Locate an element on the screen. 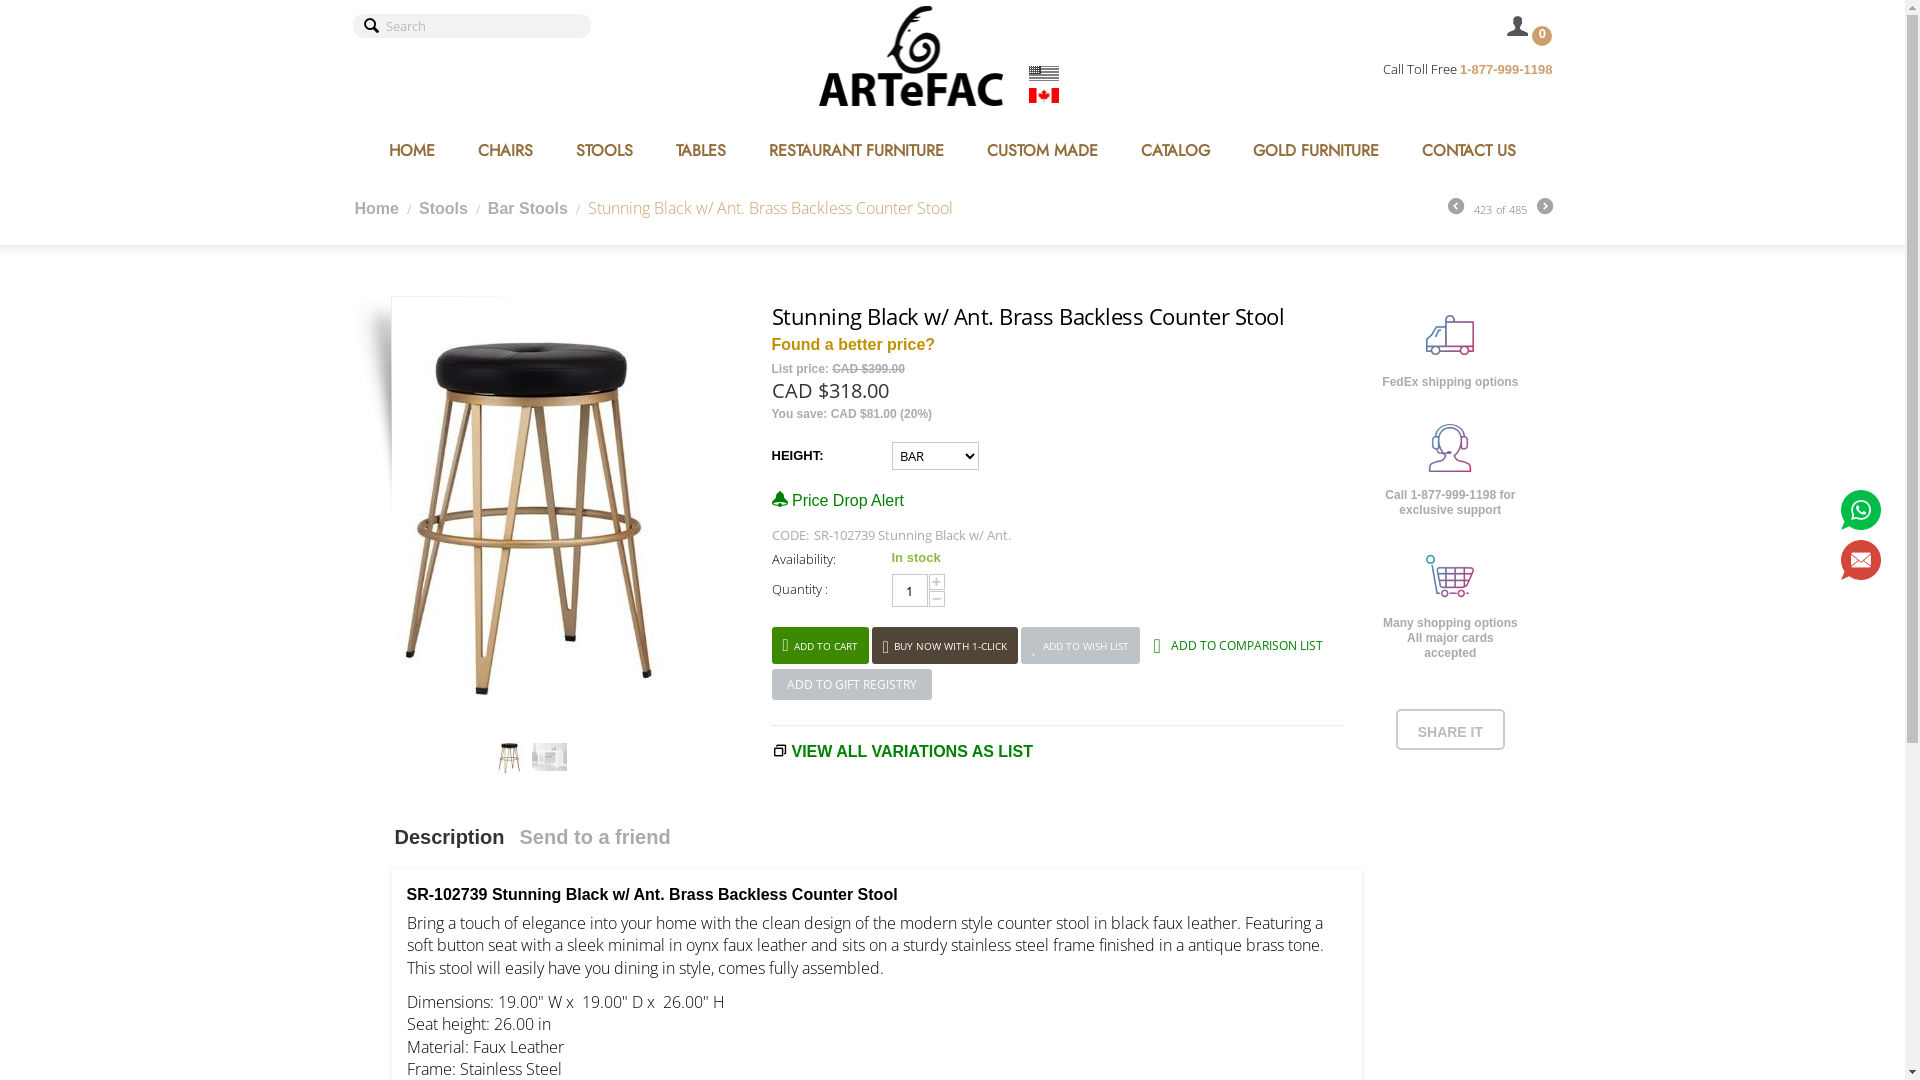 The height and width of the screenshot is (1080, 1920). 'Send to a friend' is located at coordinates (599, 847).